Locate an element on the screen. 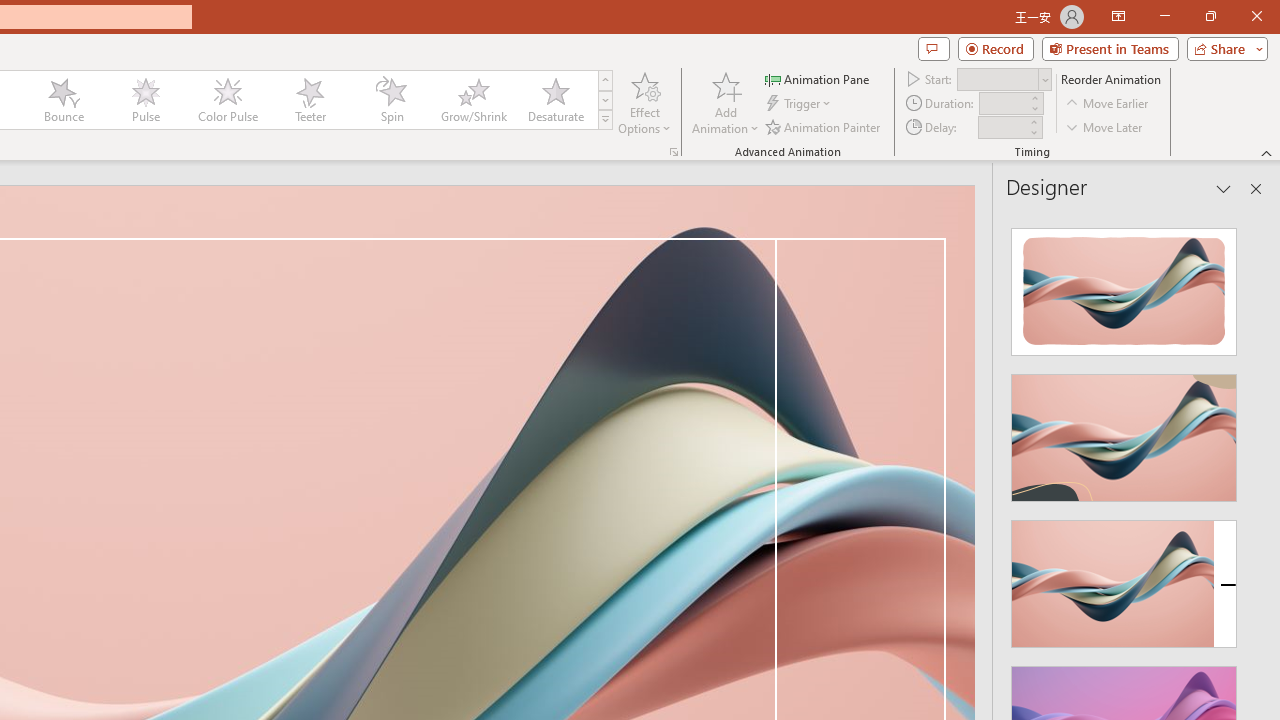 The width and height of the screenshot is (1280, 720). 'Desaturate' is located at coordinates (555, 100).